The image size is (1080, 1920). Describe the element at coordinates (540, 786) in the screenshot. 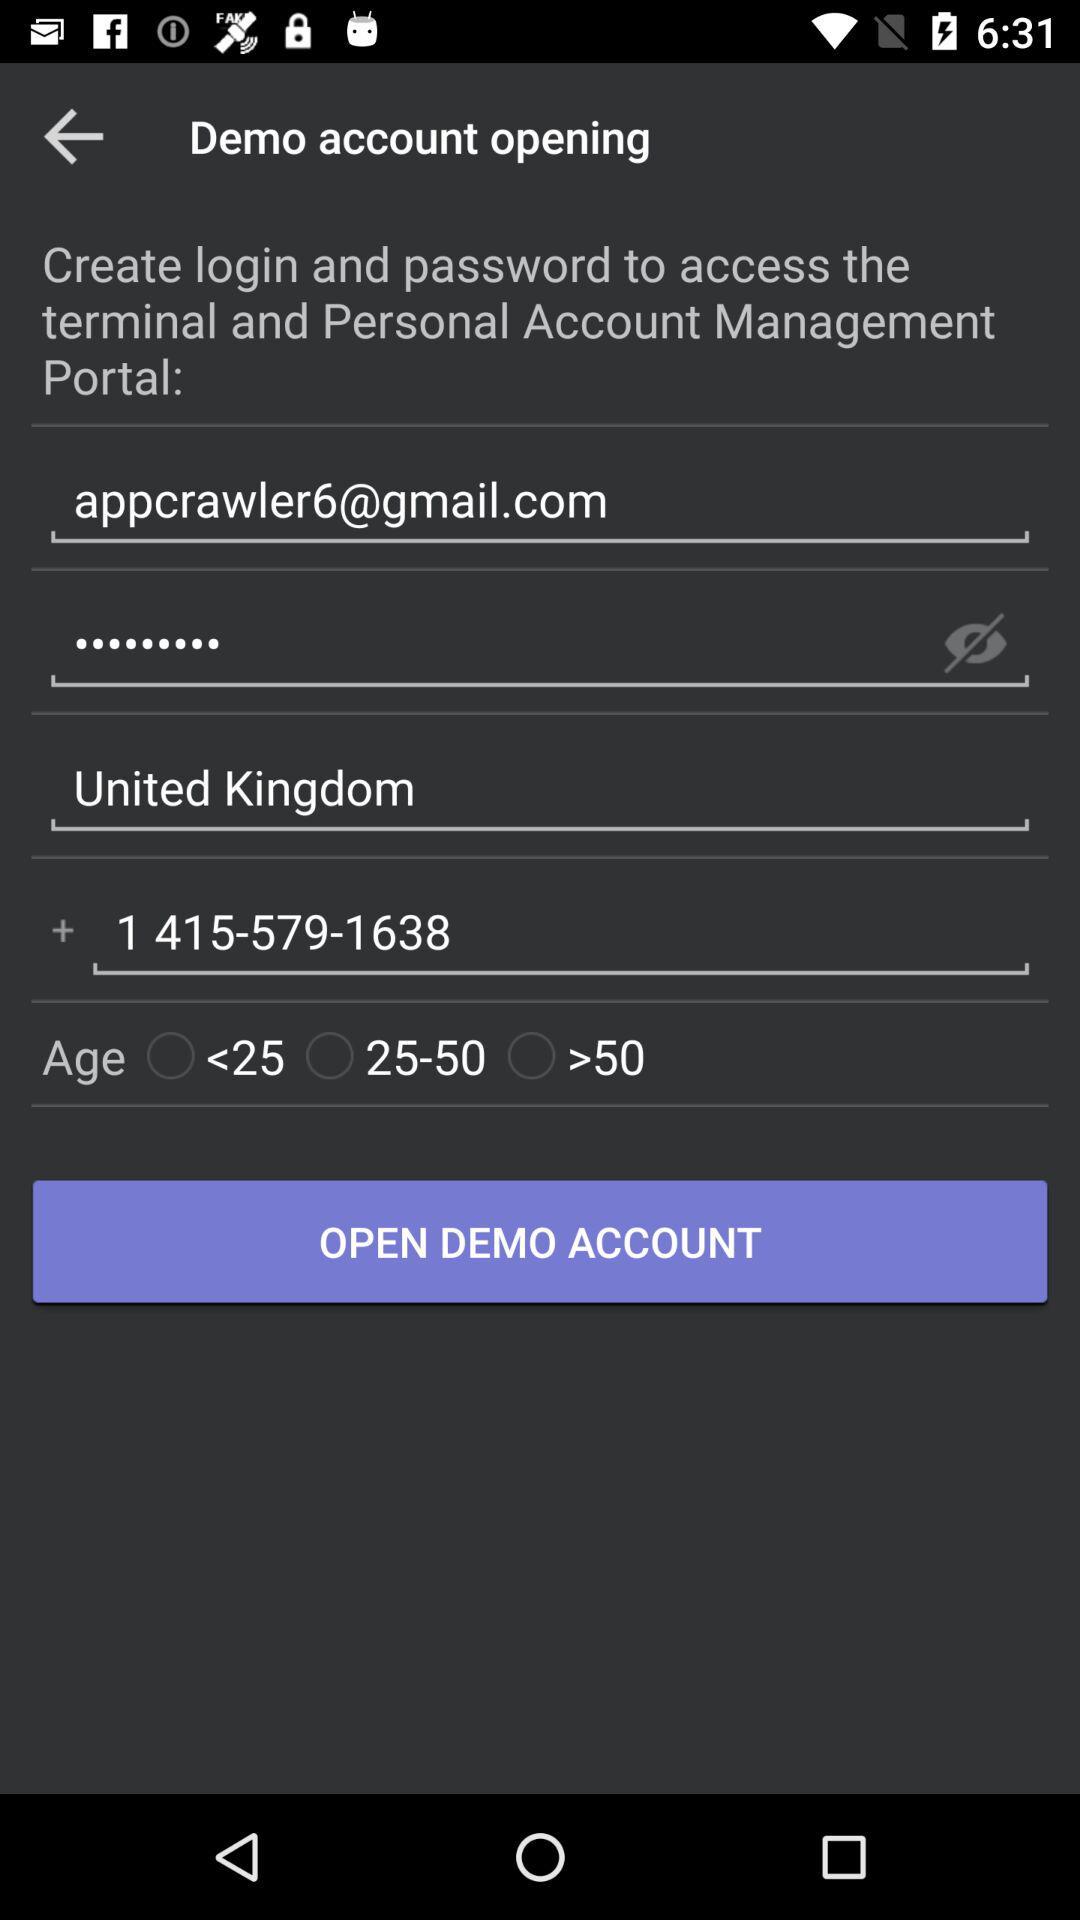

I see `the icon below crowd3116 item` at that location.